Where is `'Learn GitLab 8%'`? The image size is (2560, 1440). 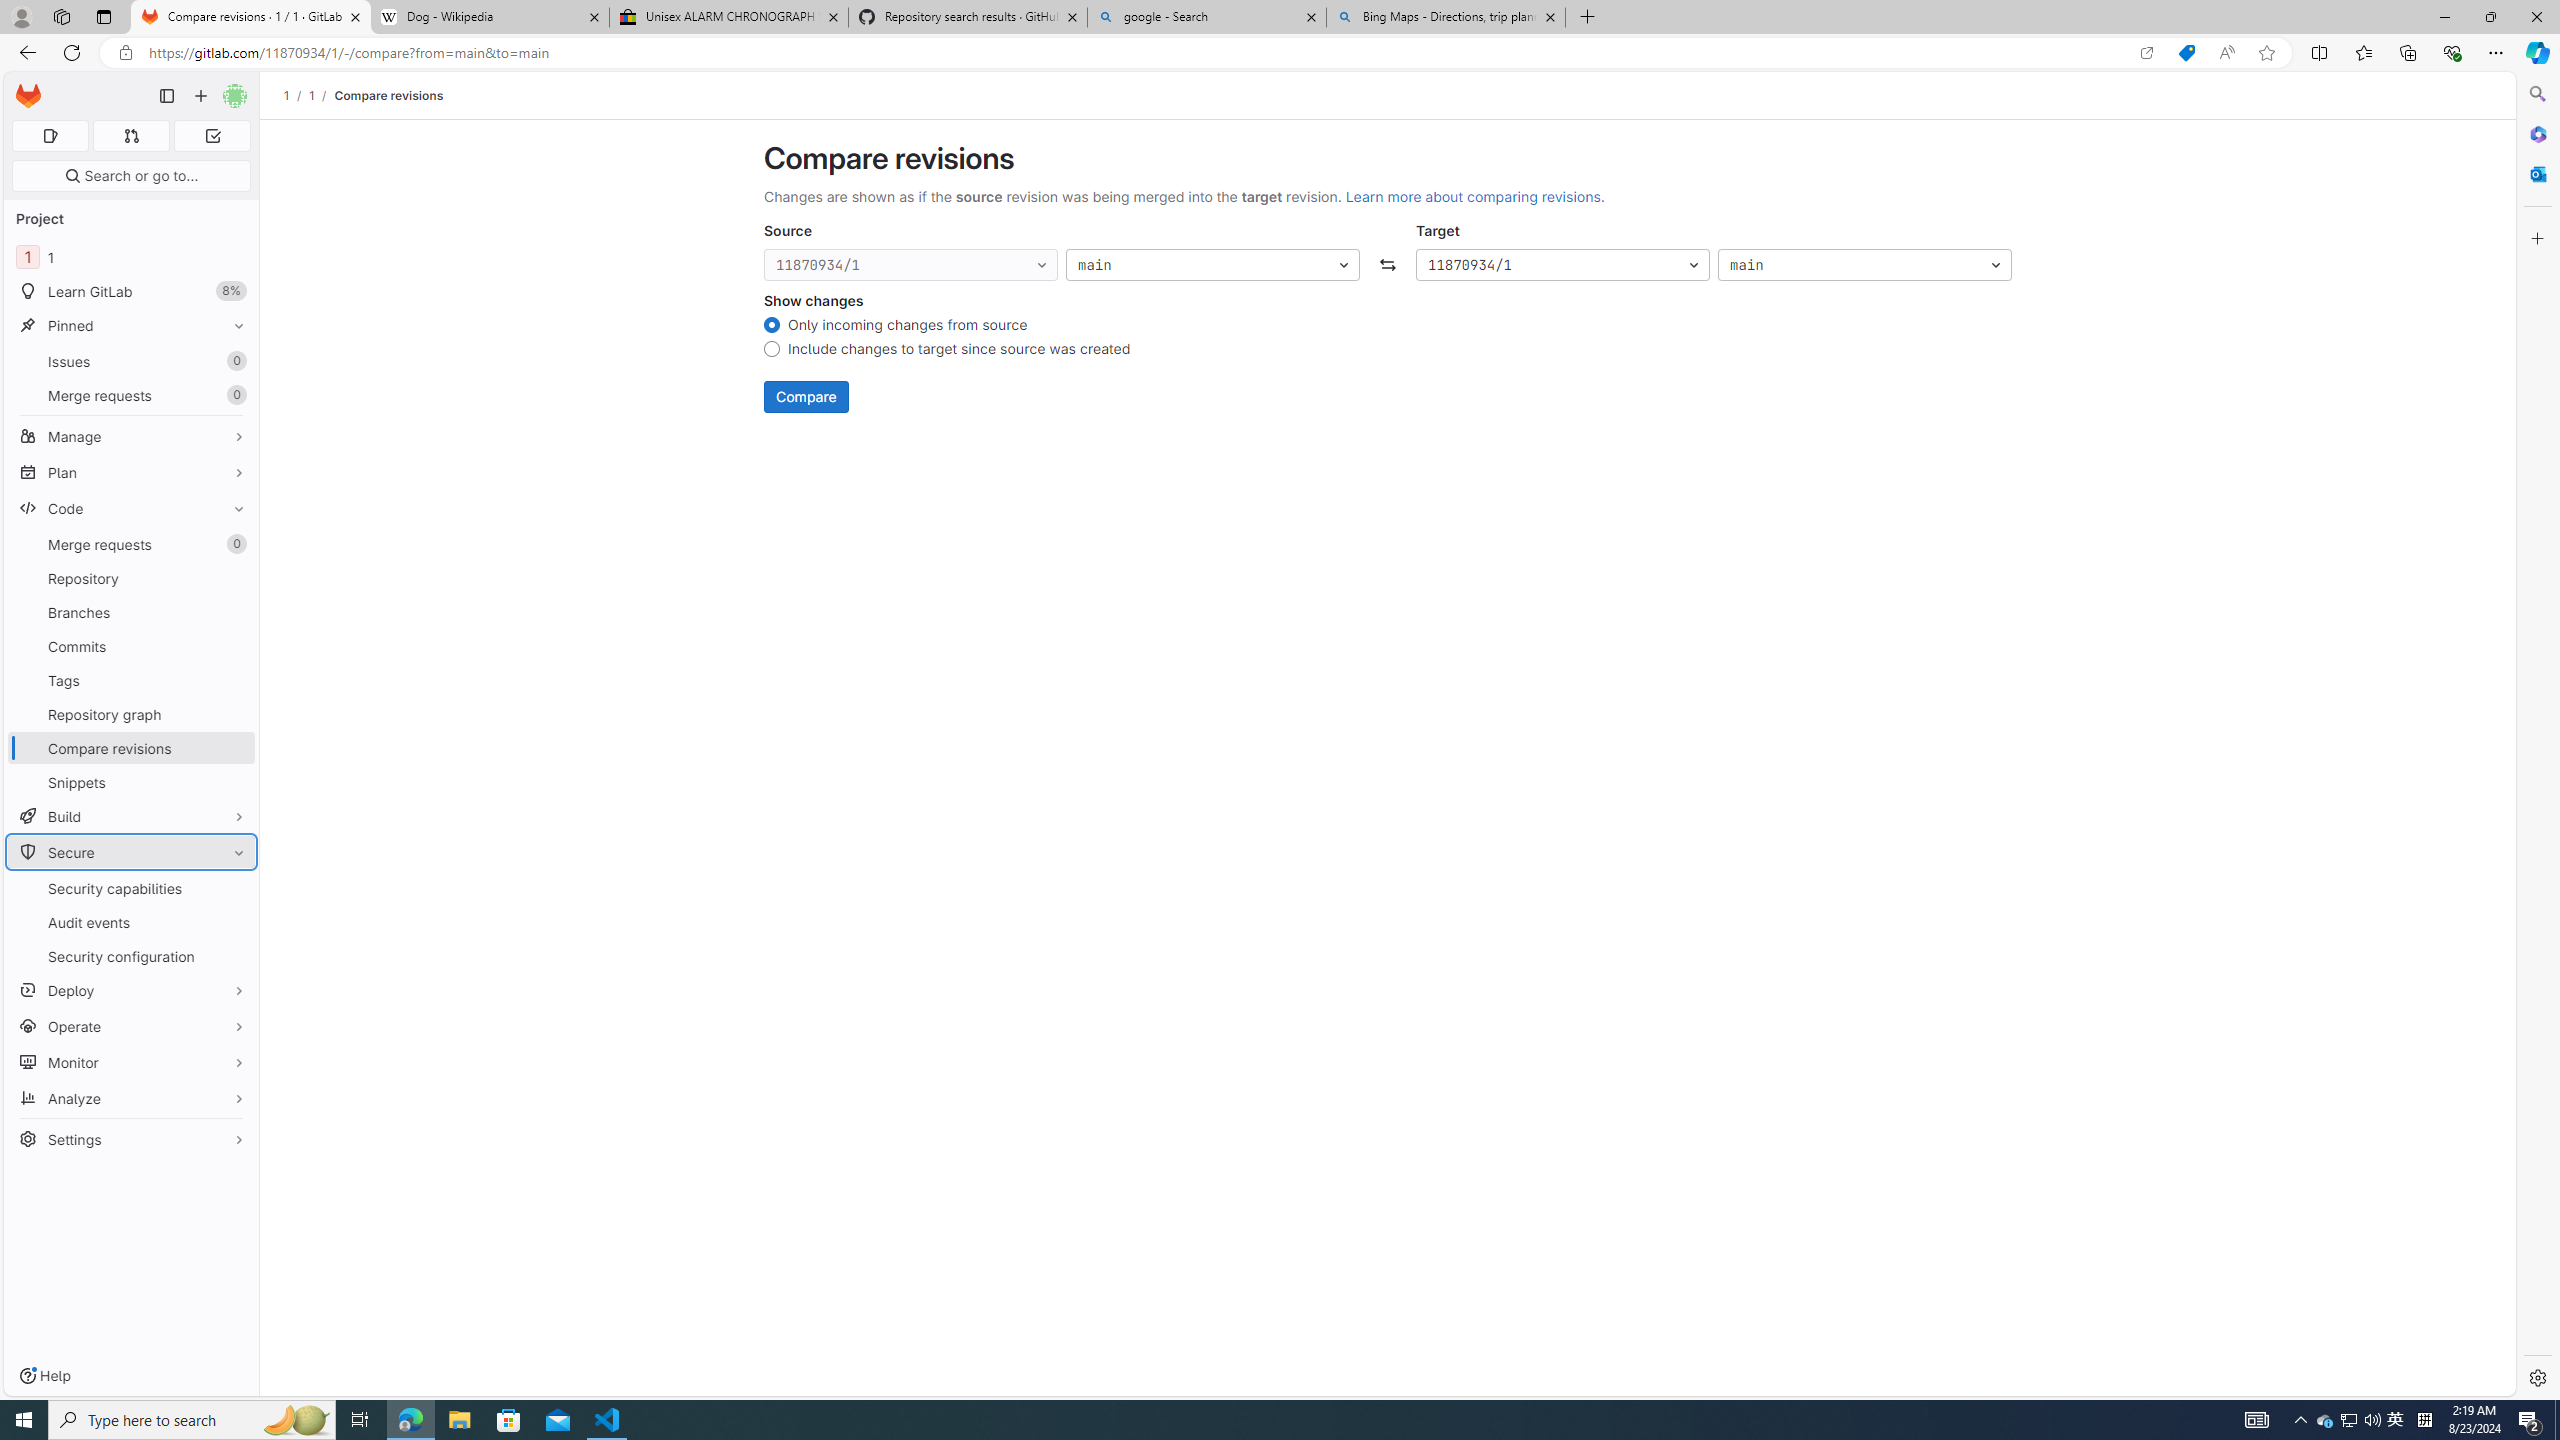 'Learn GitLab 8%' is located at coordinates (130, 291).